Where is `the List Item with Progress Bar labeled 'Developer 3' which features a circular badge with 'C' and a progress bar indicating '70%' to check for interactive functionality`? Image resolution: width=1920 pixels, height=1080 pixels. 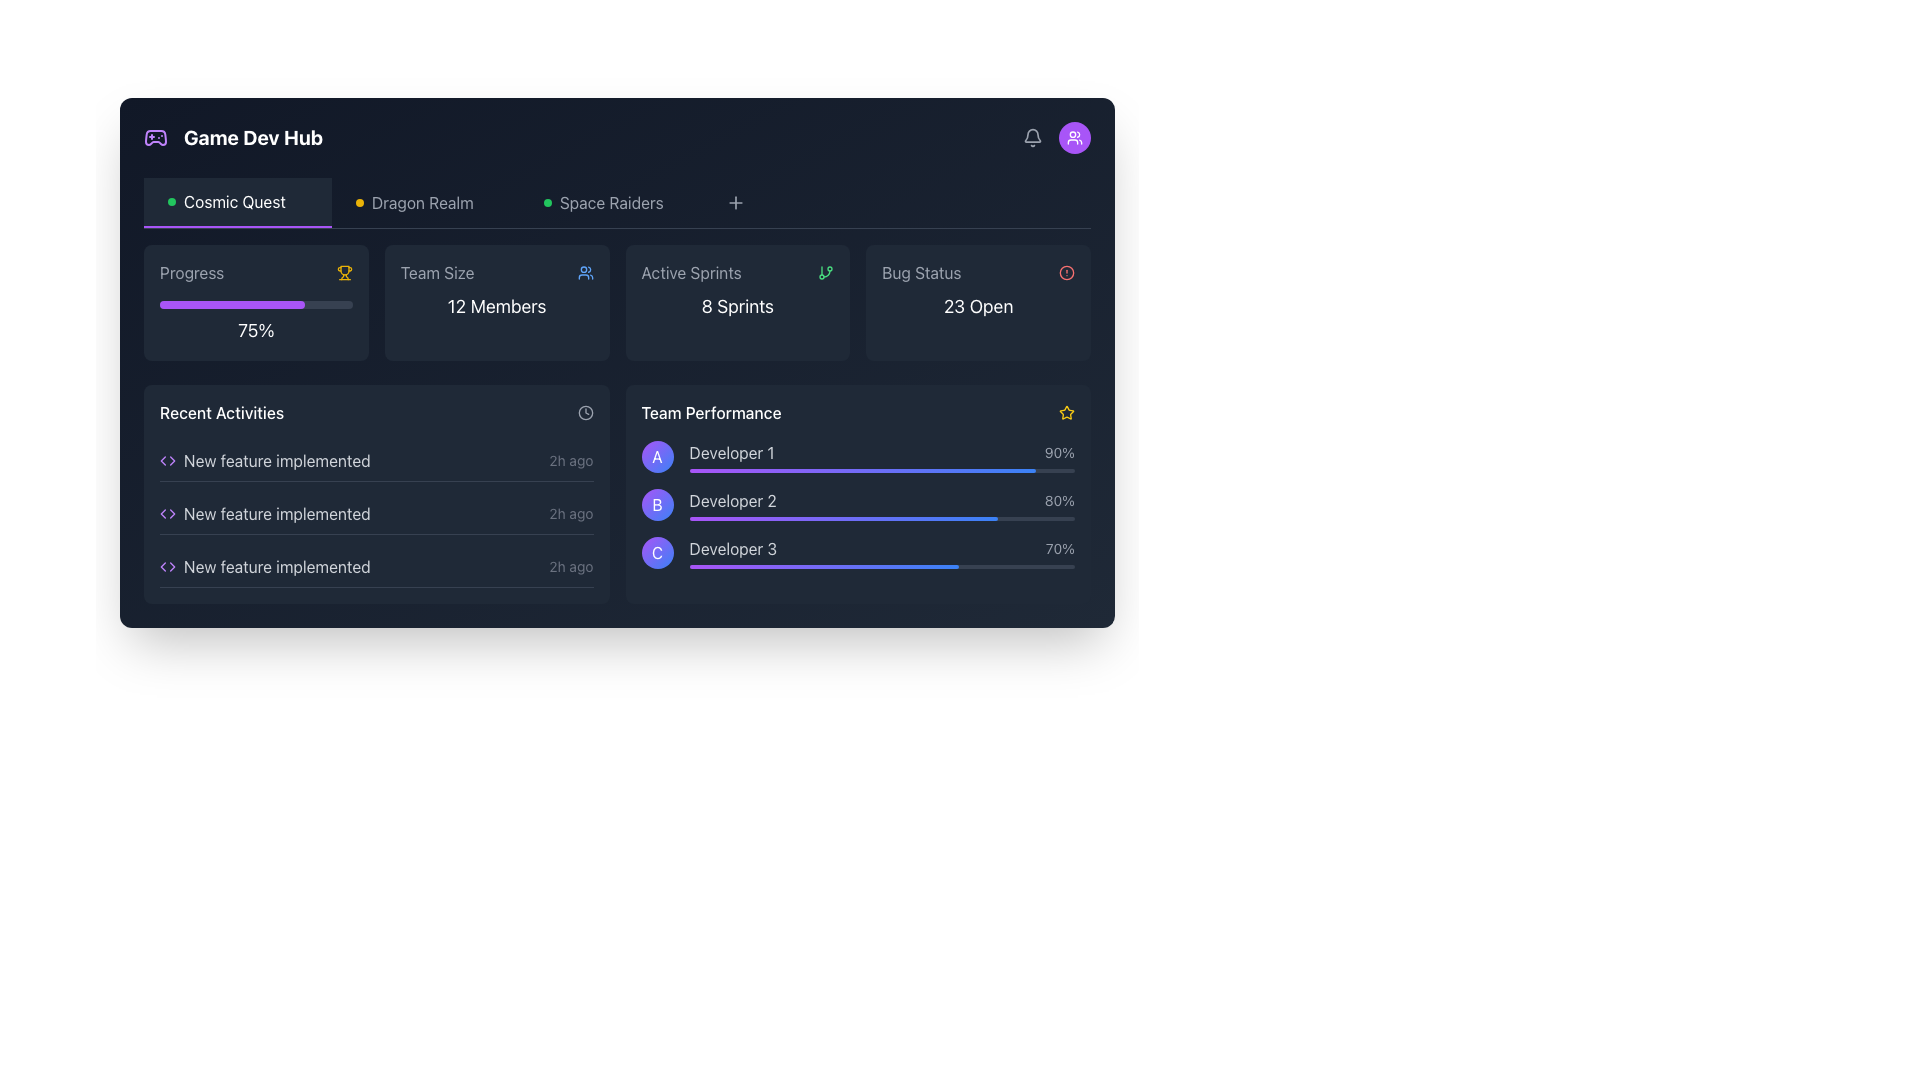 the List Item with Progress Bar labeled 'Developer 3' which features a circular badge with 'C' and a progress bar indicating '70%' to check for interactive functionality is located at coordinates (858, 552).